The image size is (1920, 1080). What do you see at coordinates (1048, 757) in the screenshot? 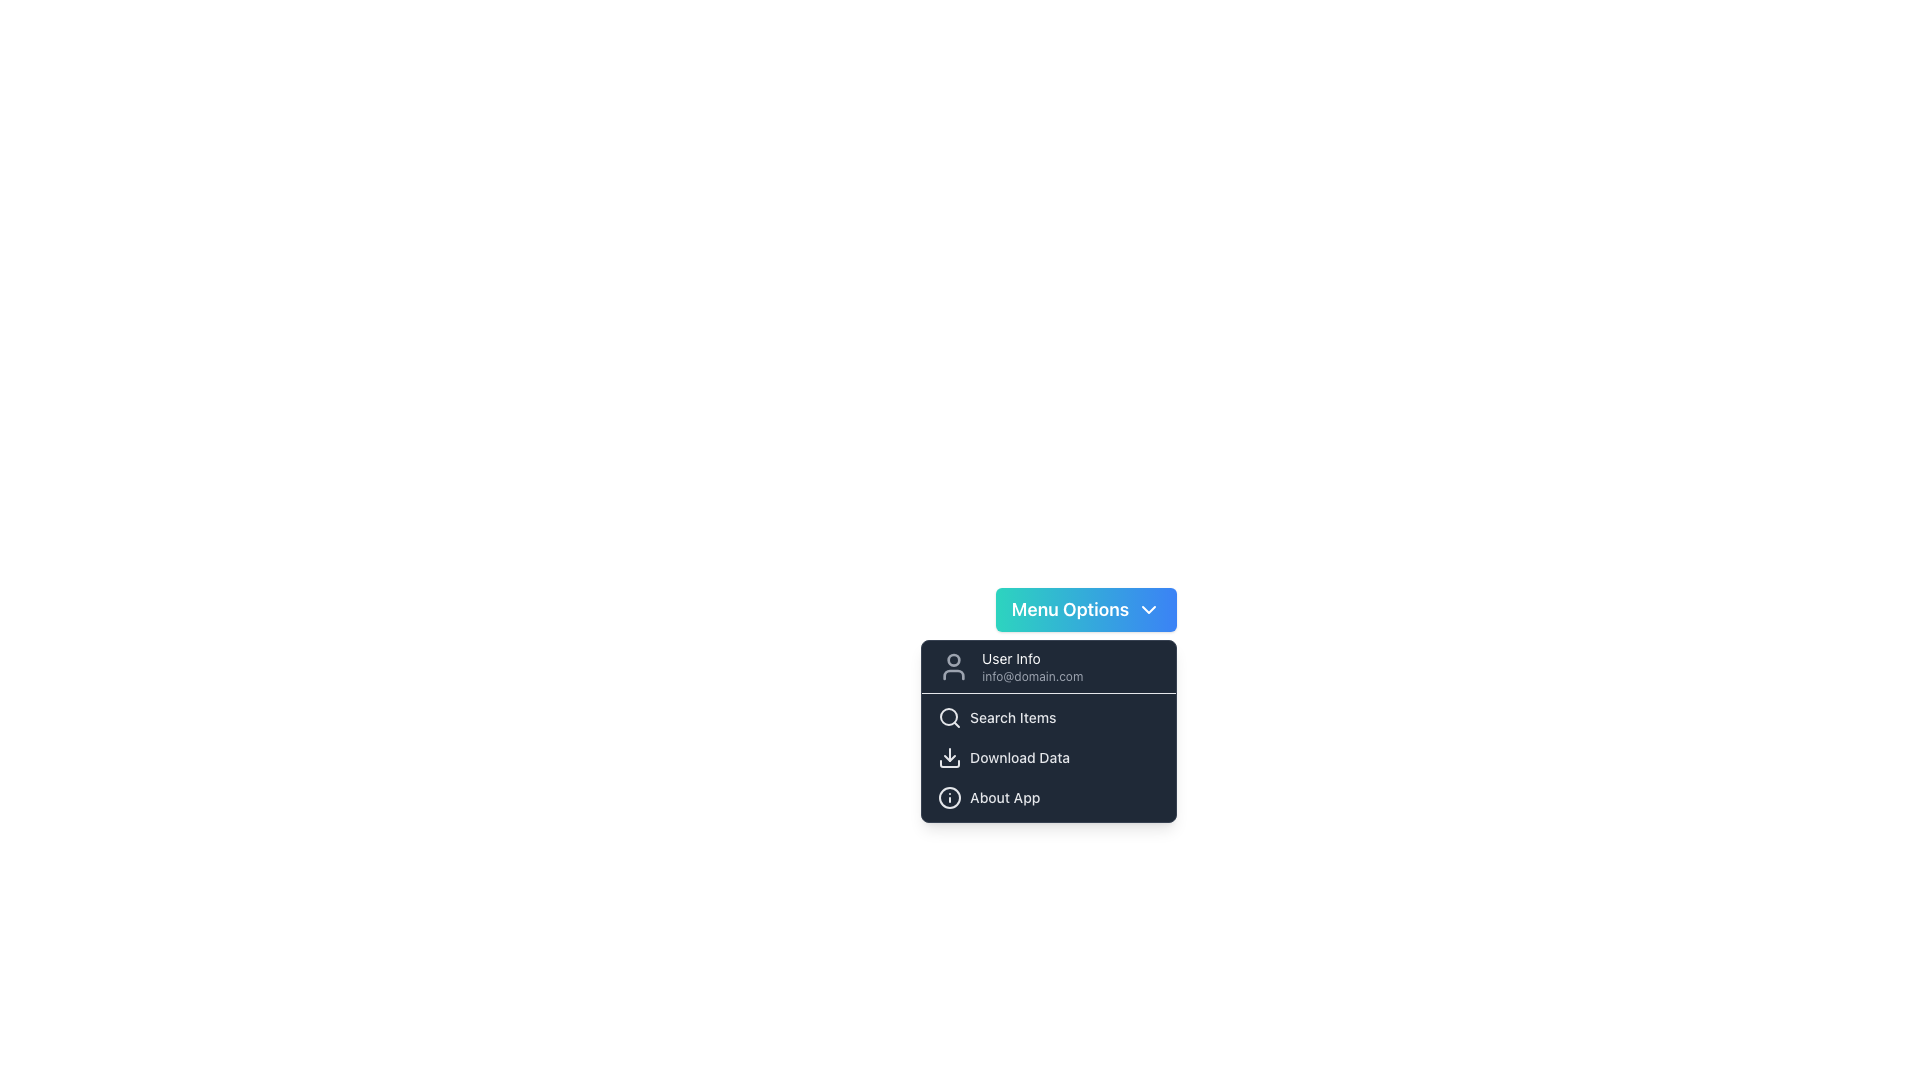
I see `one of the options in the dropdown menu beneath the 'Menu Options' button, which includes 'Search Items', 'Download Data', and 'About App'` at bounding box center [1048, 757].